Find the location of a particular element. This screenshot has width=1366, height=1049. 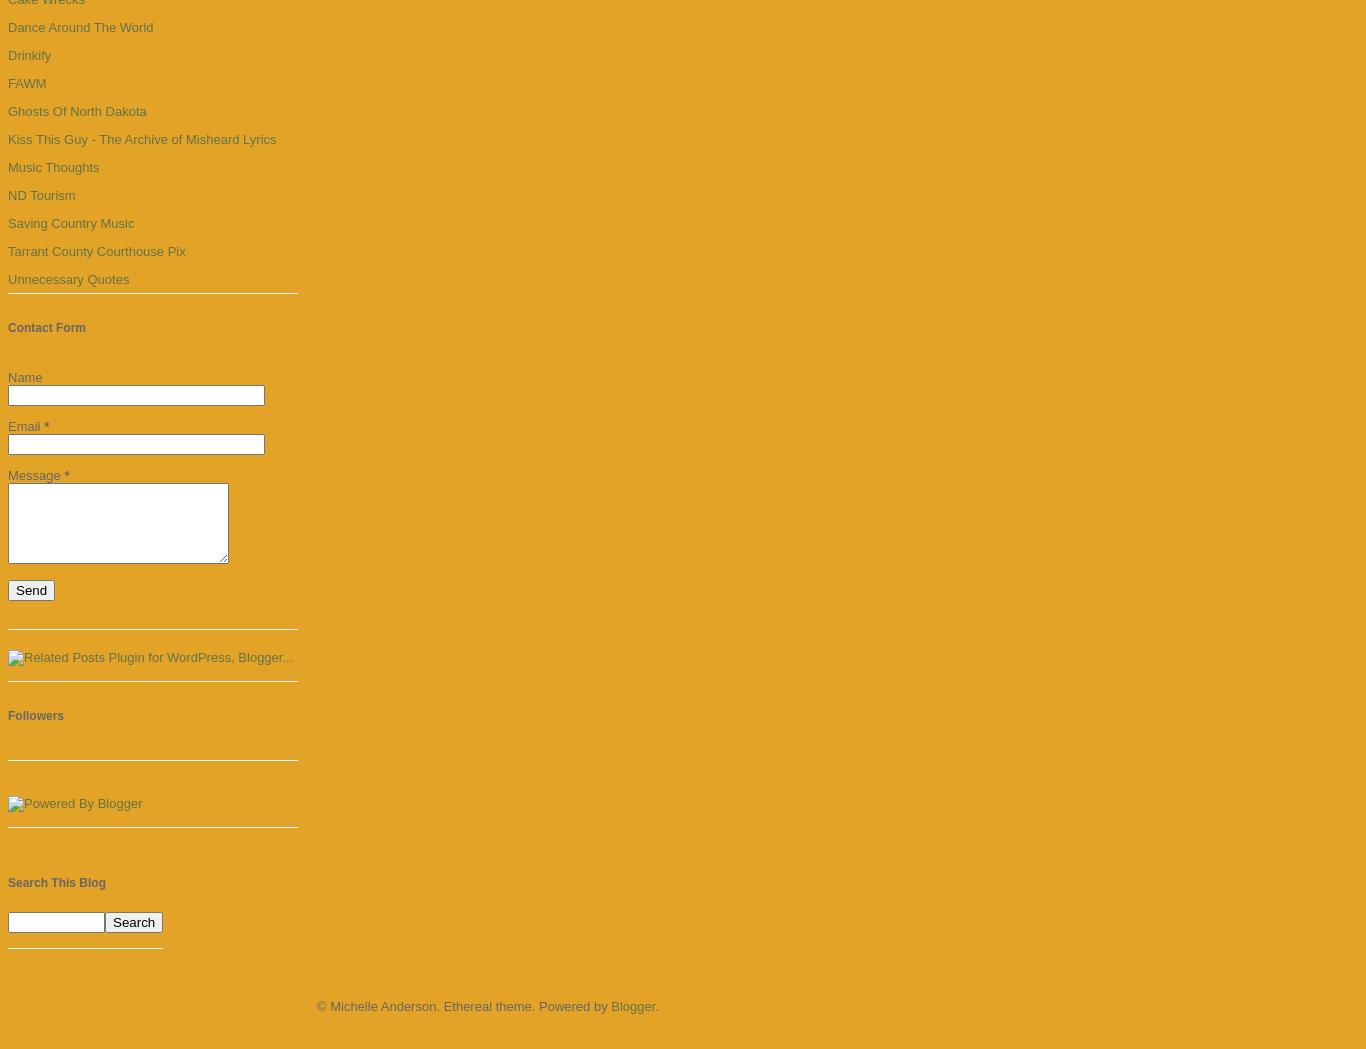

'Email' is located at coordinates (25, 425).